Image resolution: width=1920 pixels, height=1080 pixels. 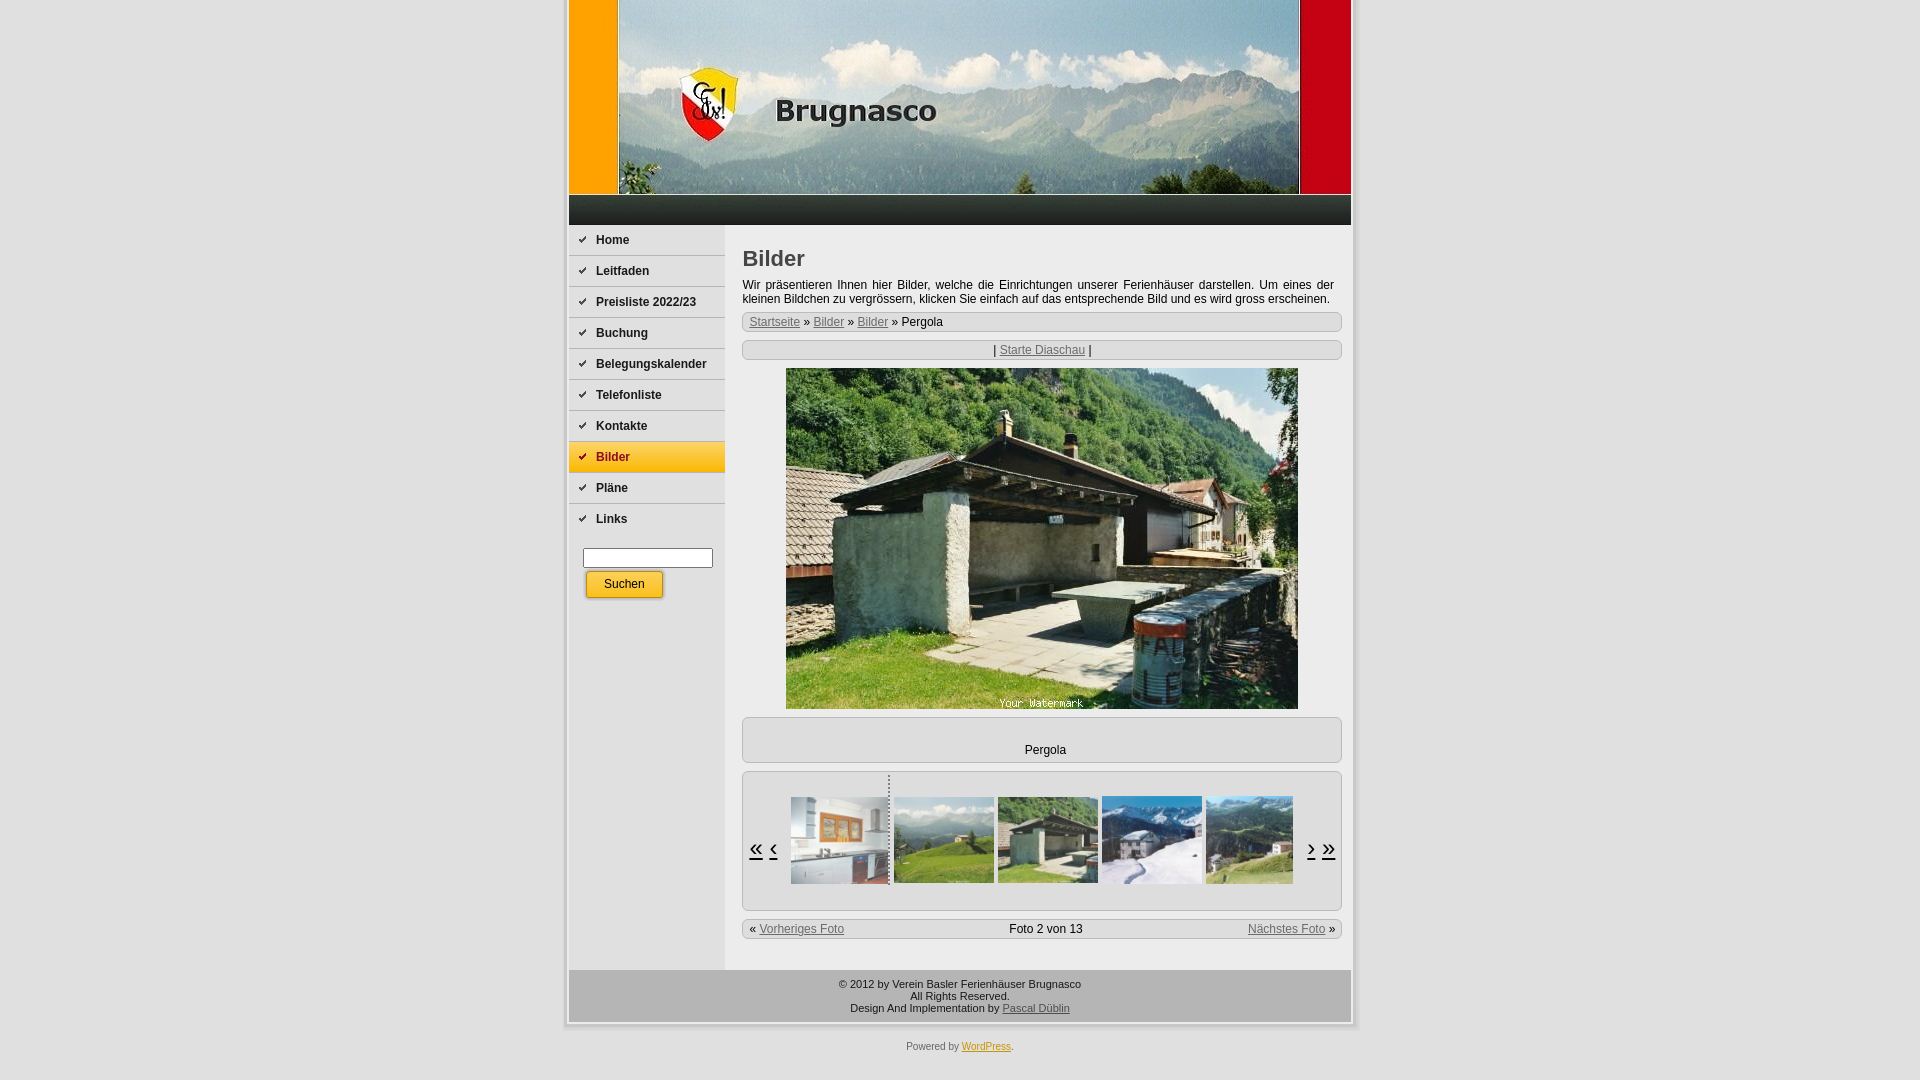 I want to click on 'WordPress', so click(x=986, y=1045).